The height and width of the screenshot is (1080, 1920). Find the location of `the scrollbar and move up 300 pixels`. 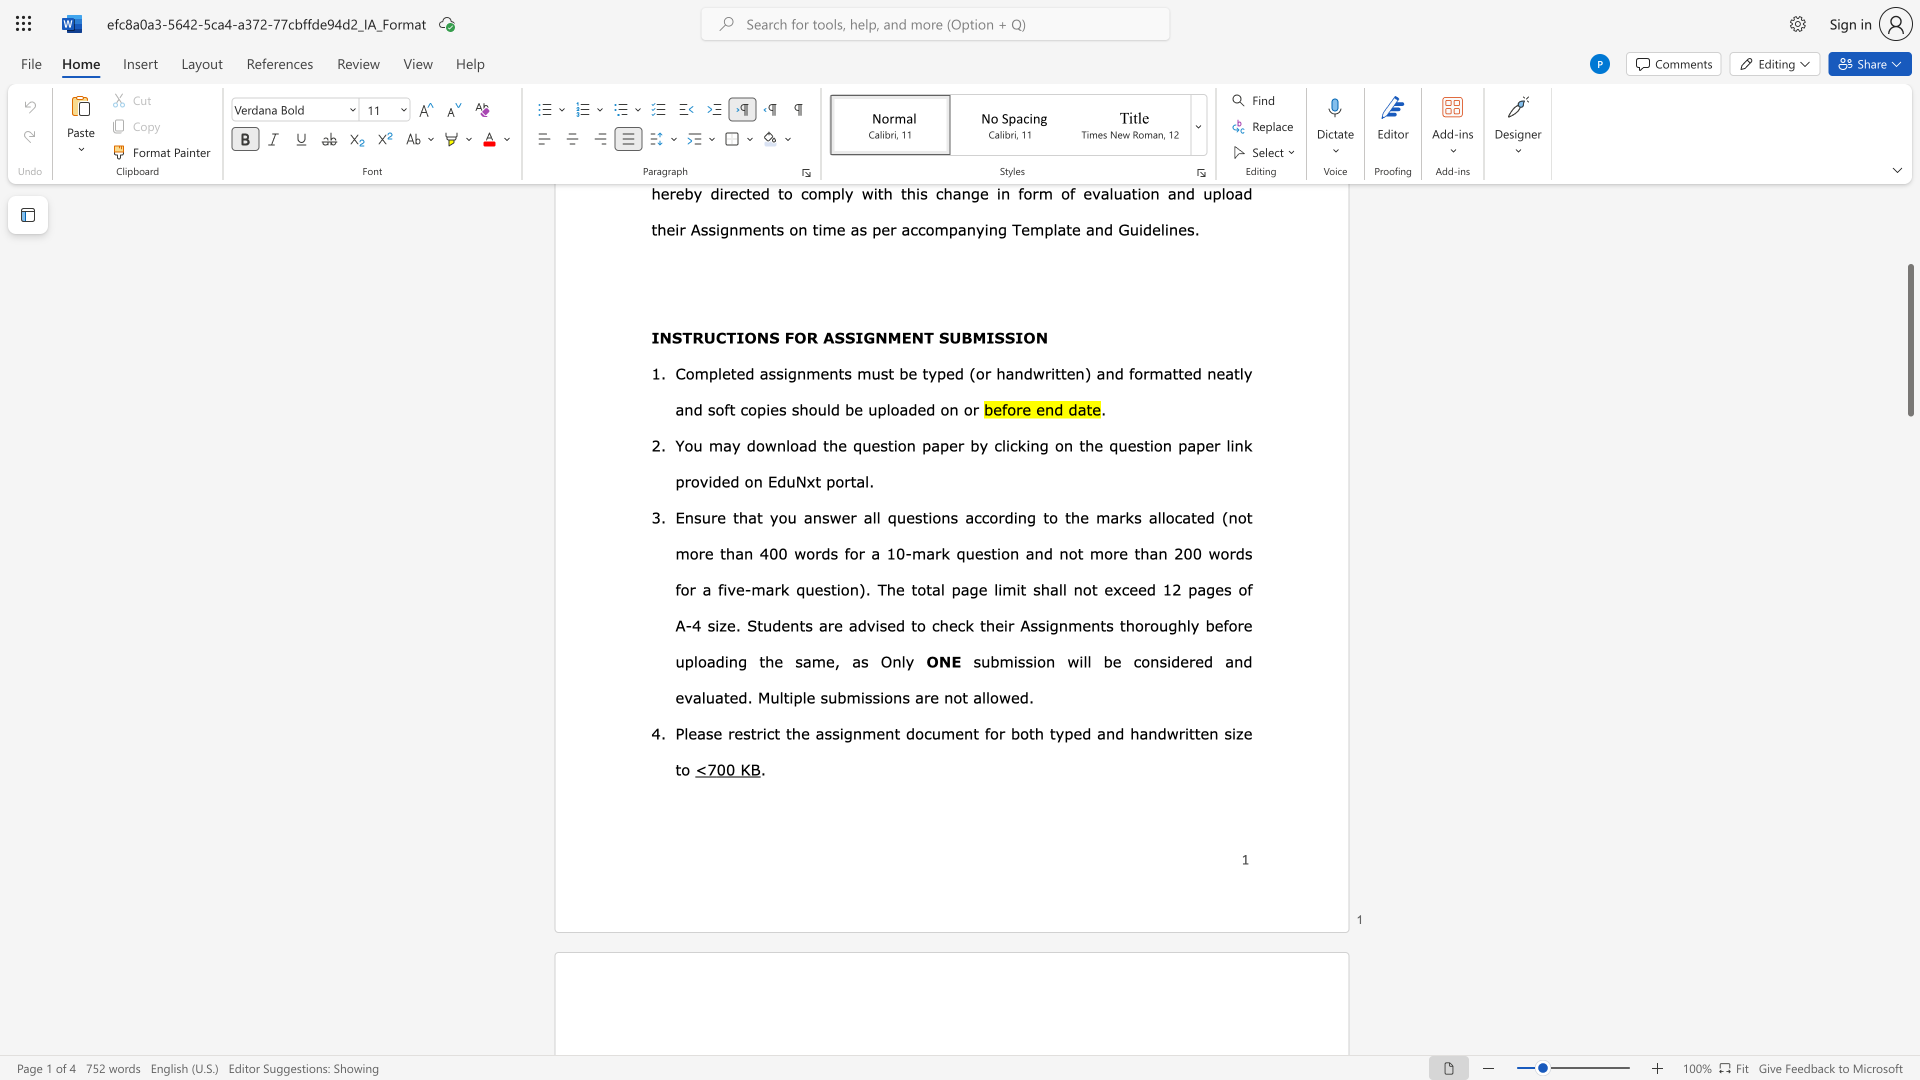

the scrollbar and move up 300 pixels is located at coordinates (1909, 339).